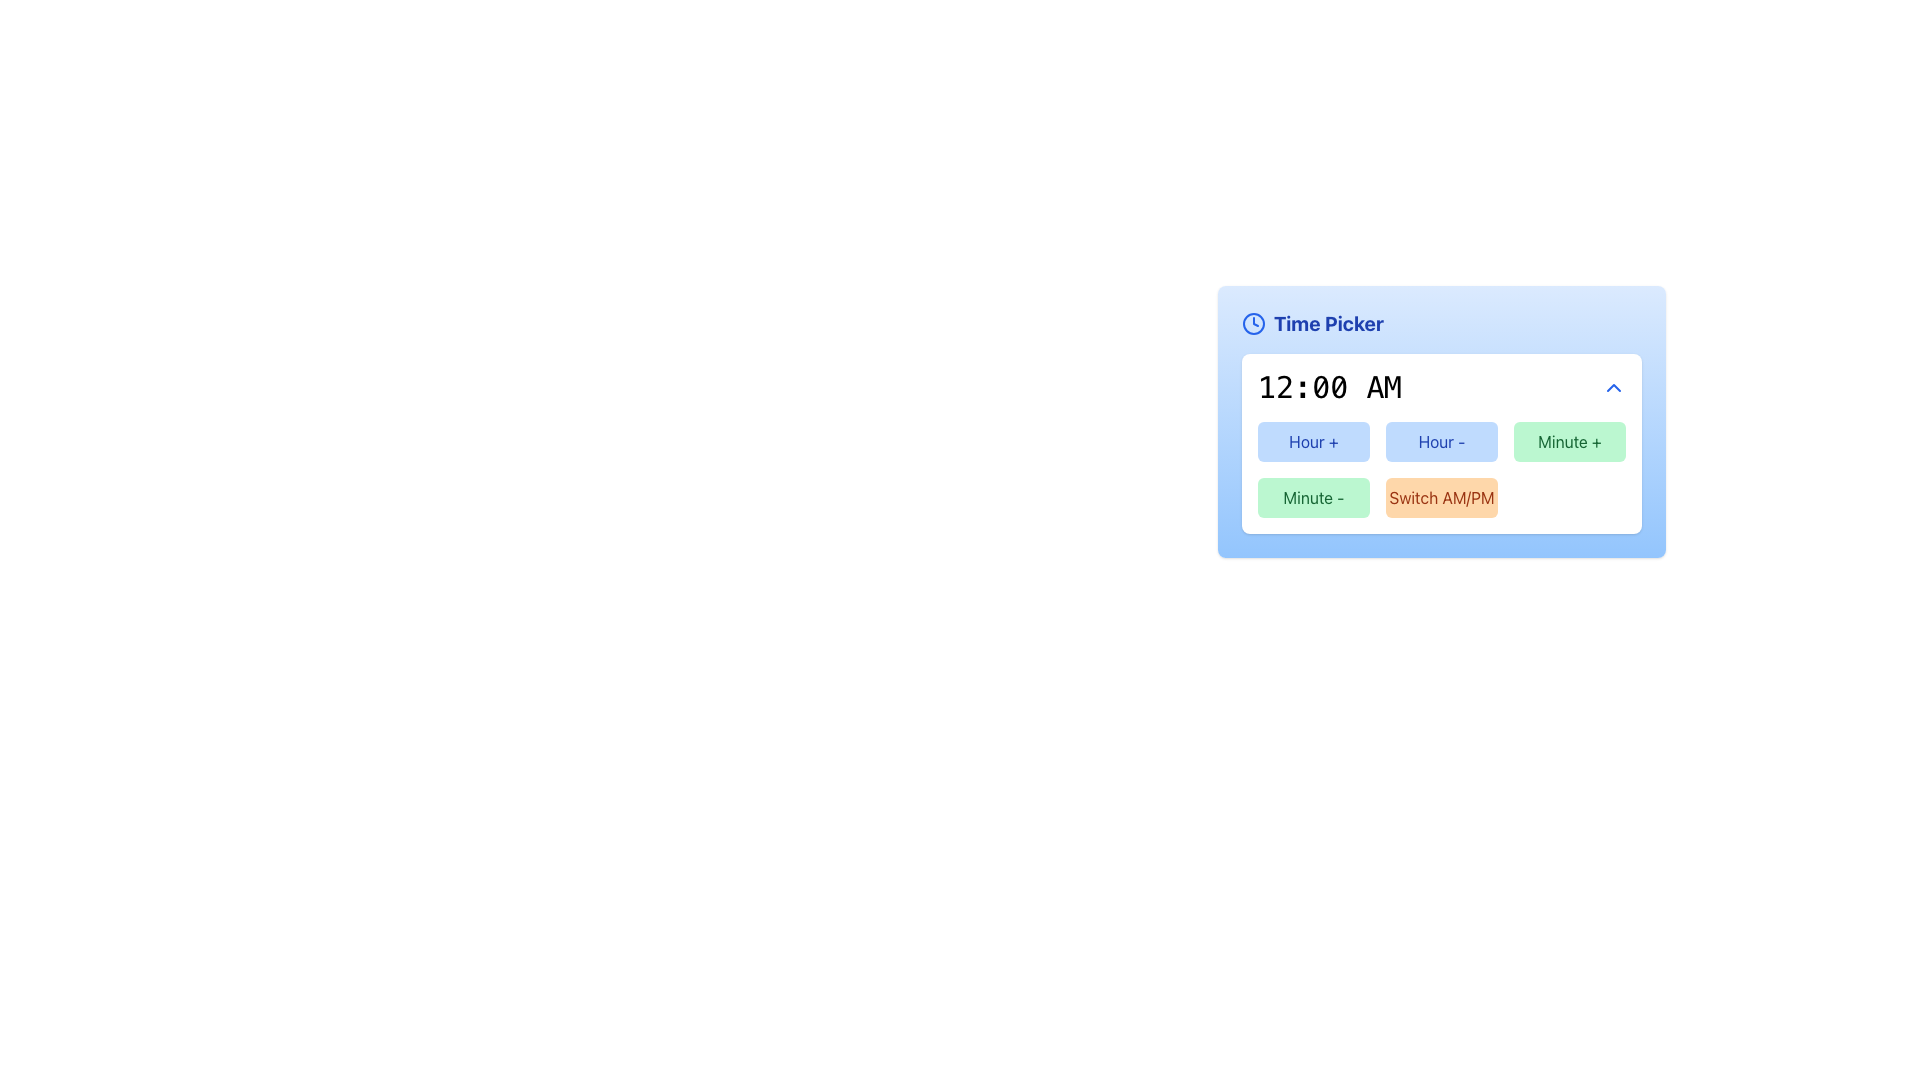  What do you see at coordinates (1328, 323) in the screenshot?
I see `the 'Time Picker' label, which is a bold blue text in the title section of the time selection widget` at bounding box center [1328, 323].